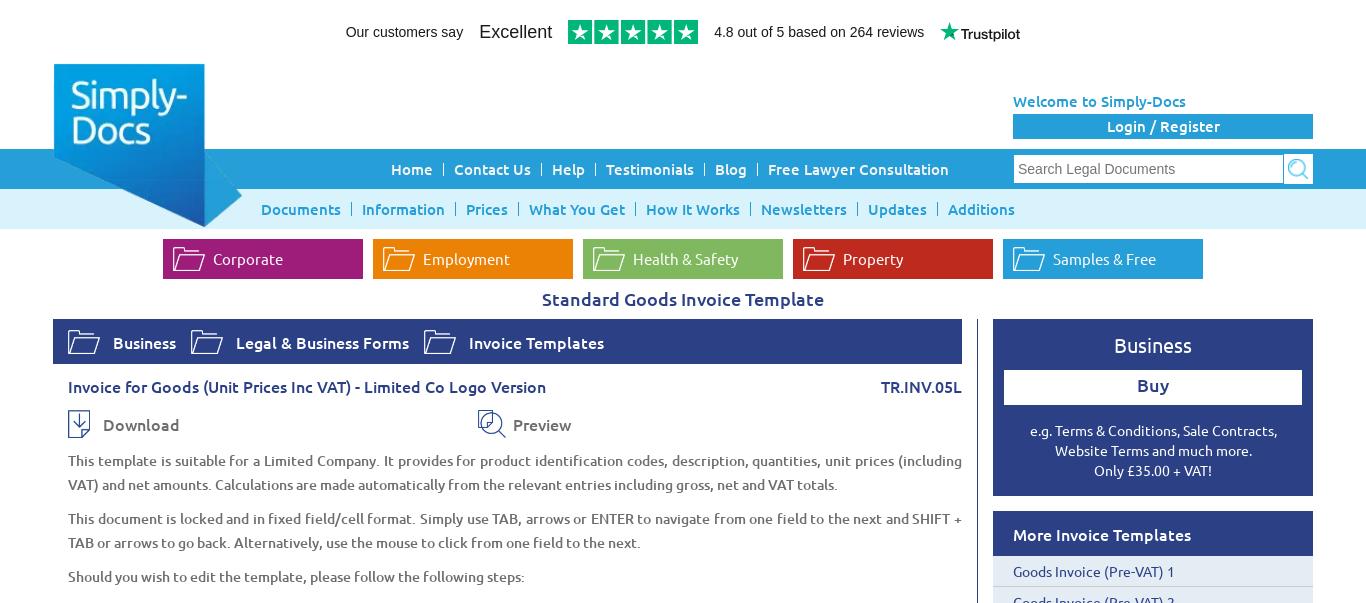 Image resolution: width=1366 pixels, height=603 pixels. What do you see at coordinates (536, 340) in the screenshot?
I see `'Invoice Templates'` at bounding box center [536, 340].